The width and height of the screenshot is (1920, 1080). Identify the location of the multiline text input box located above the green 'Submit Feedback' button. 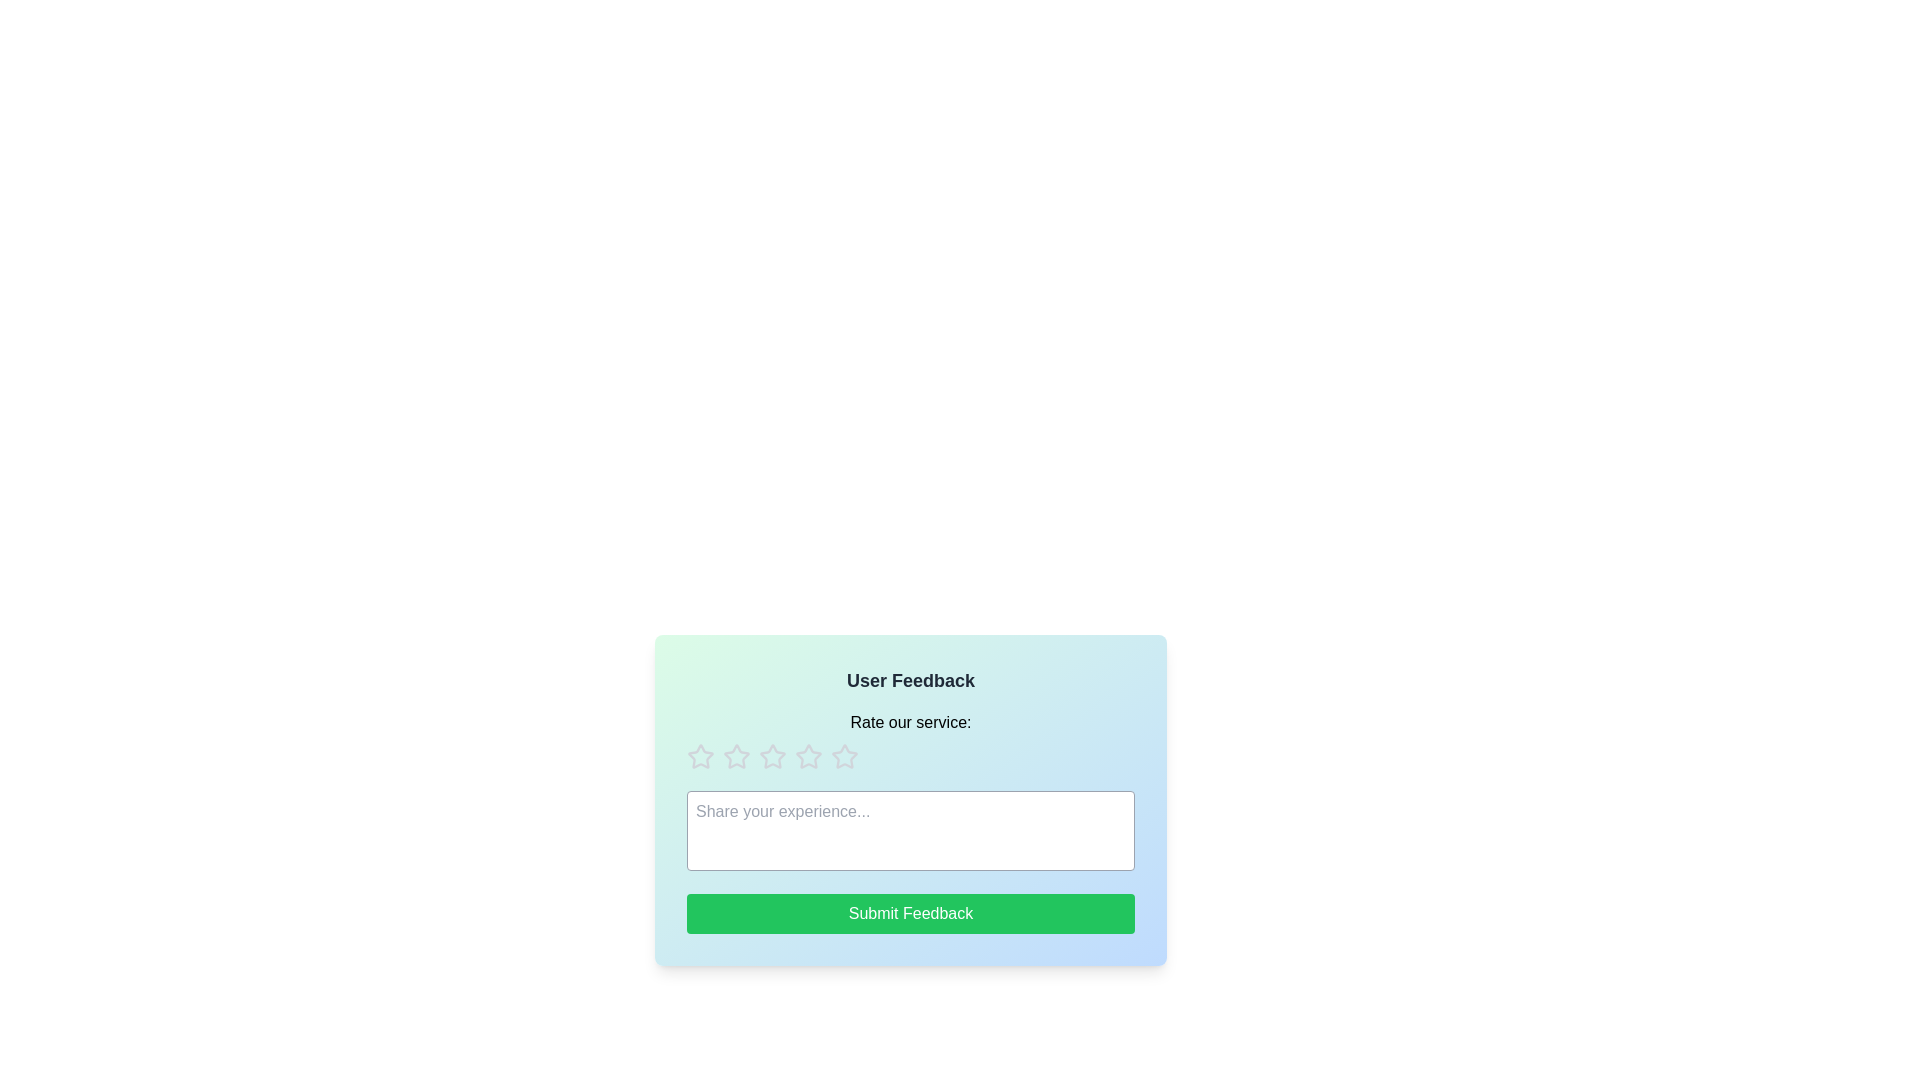
(910, 830).